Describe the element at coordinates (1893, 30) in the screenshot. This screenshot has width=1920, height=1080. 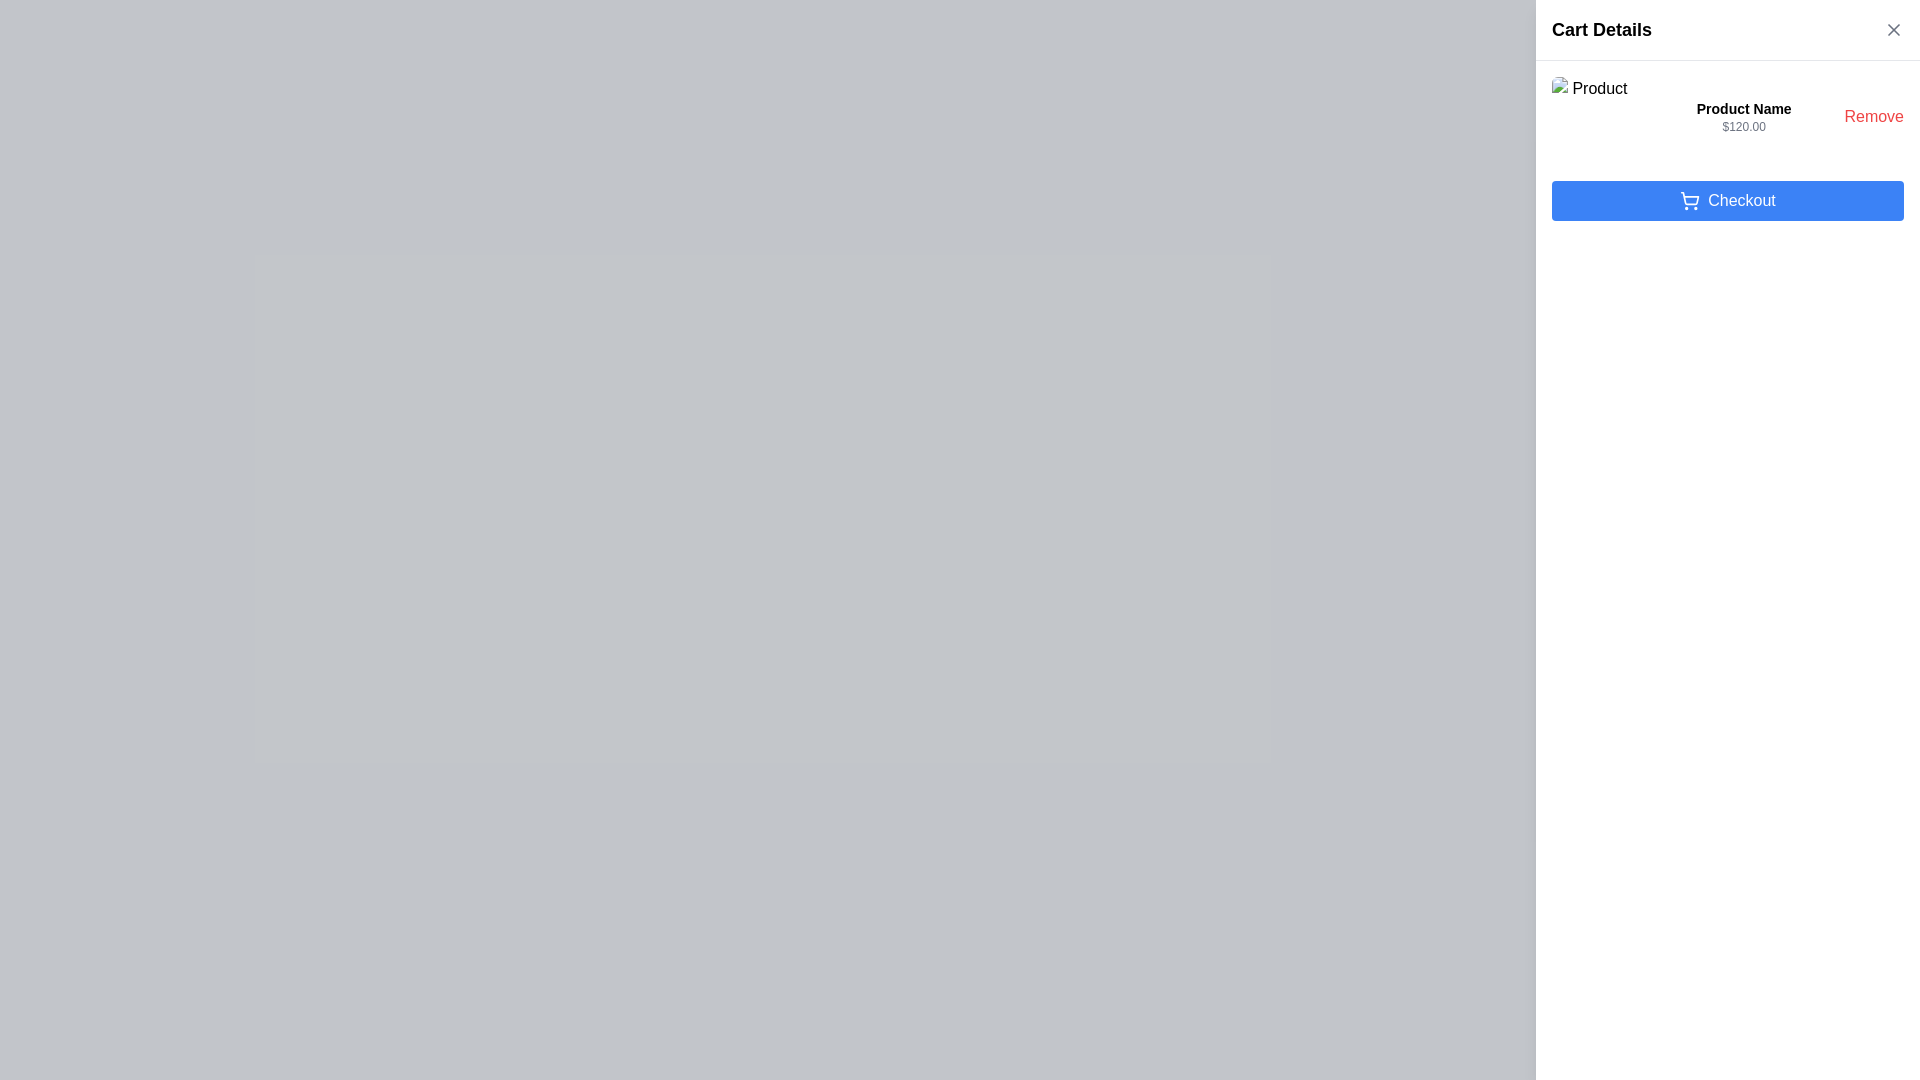
I see `the diagonal line forming part of the cross shape in the top right corner of the 'Cart Details' section` at that location.